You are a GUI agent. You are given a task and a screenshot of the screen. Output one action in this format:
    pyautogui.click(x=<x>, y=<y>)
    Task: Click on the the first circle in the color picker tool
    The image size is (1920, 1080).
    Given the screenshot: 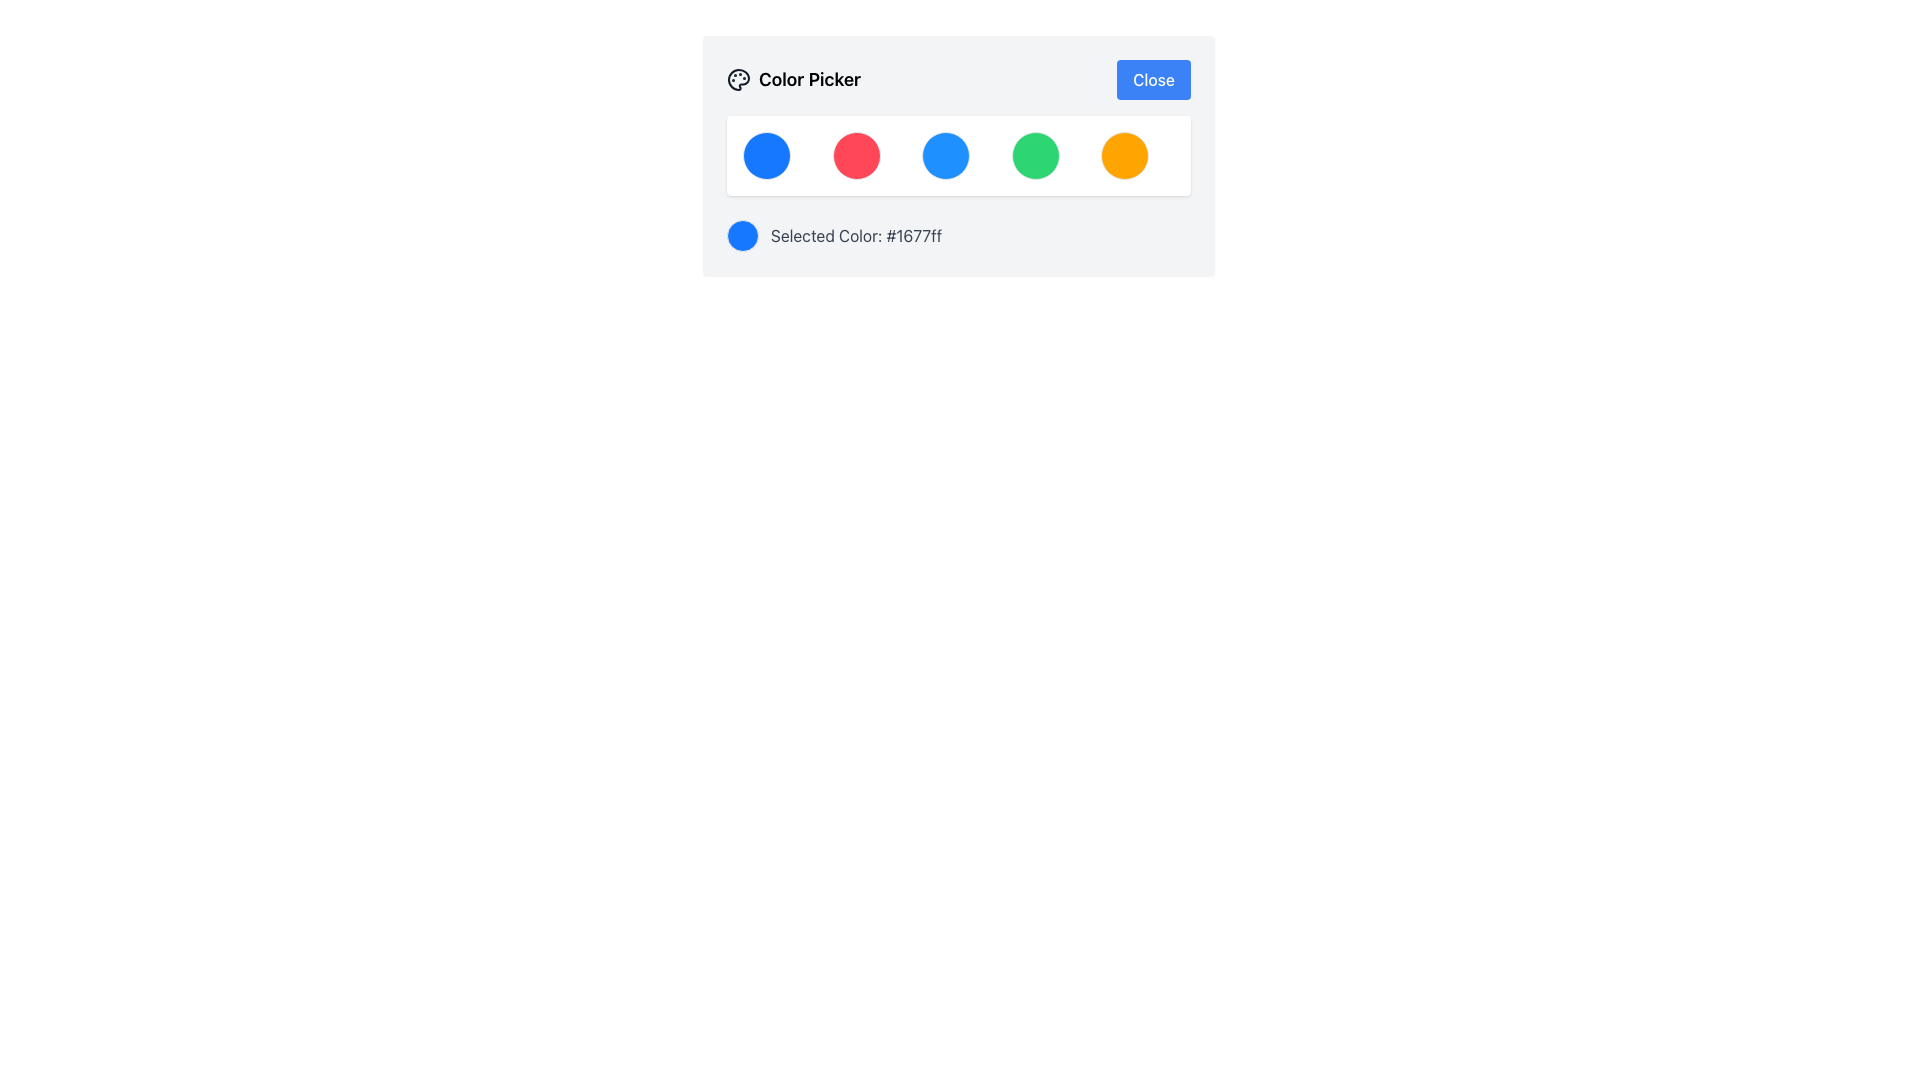 What is the action you would take?
    pyautogui.click(x=766, y=154)
    